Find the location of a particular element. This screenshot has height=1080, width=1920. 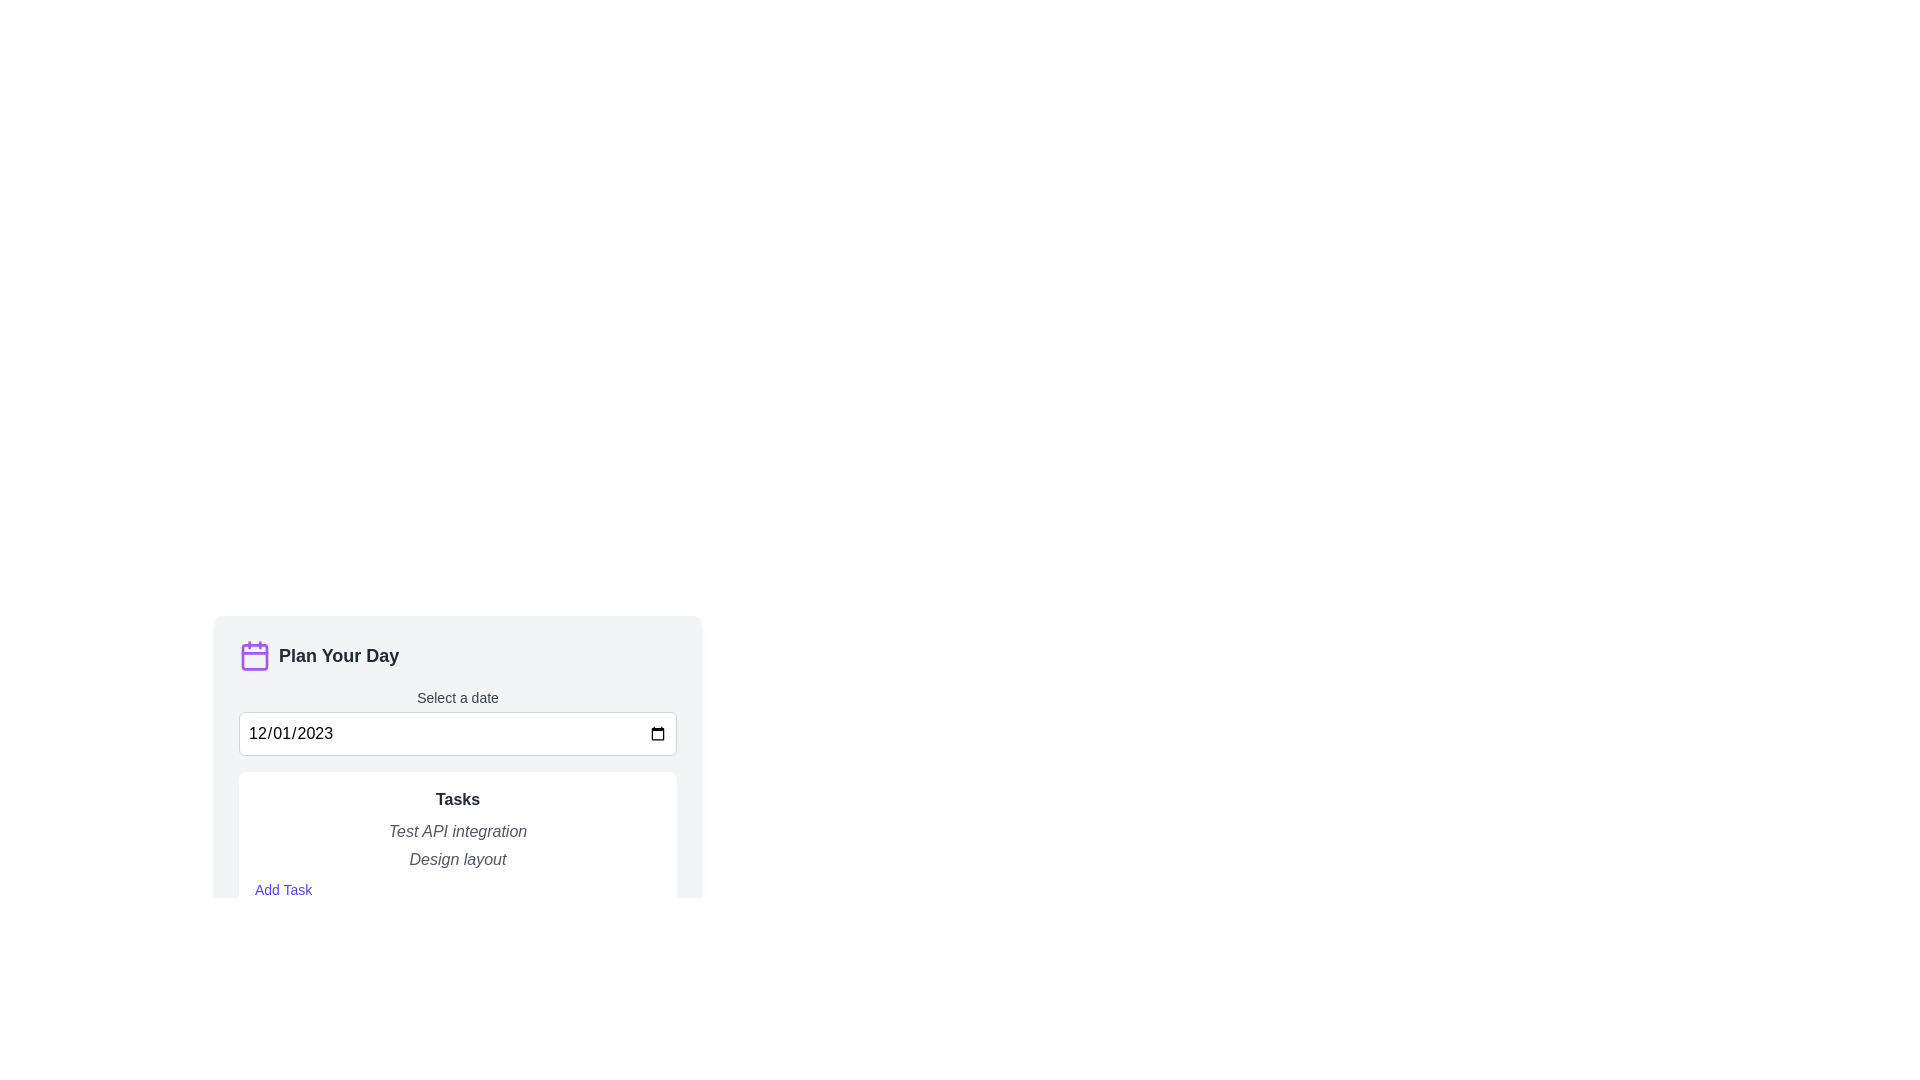

text from the bold, medium-sized dark gray label that serves as the heading for the task list, positioned at the top of the white background card is located at coordinates (456, 798).